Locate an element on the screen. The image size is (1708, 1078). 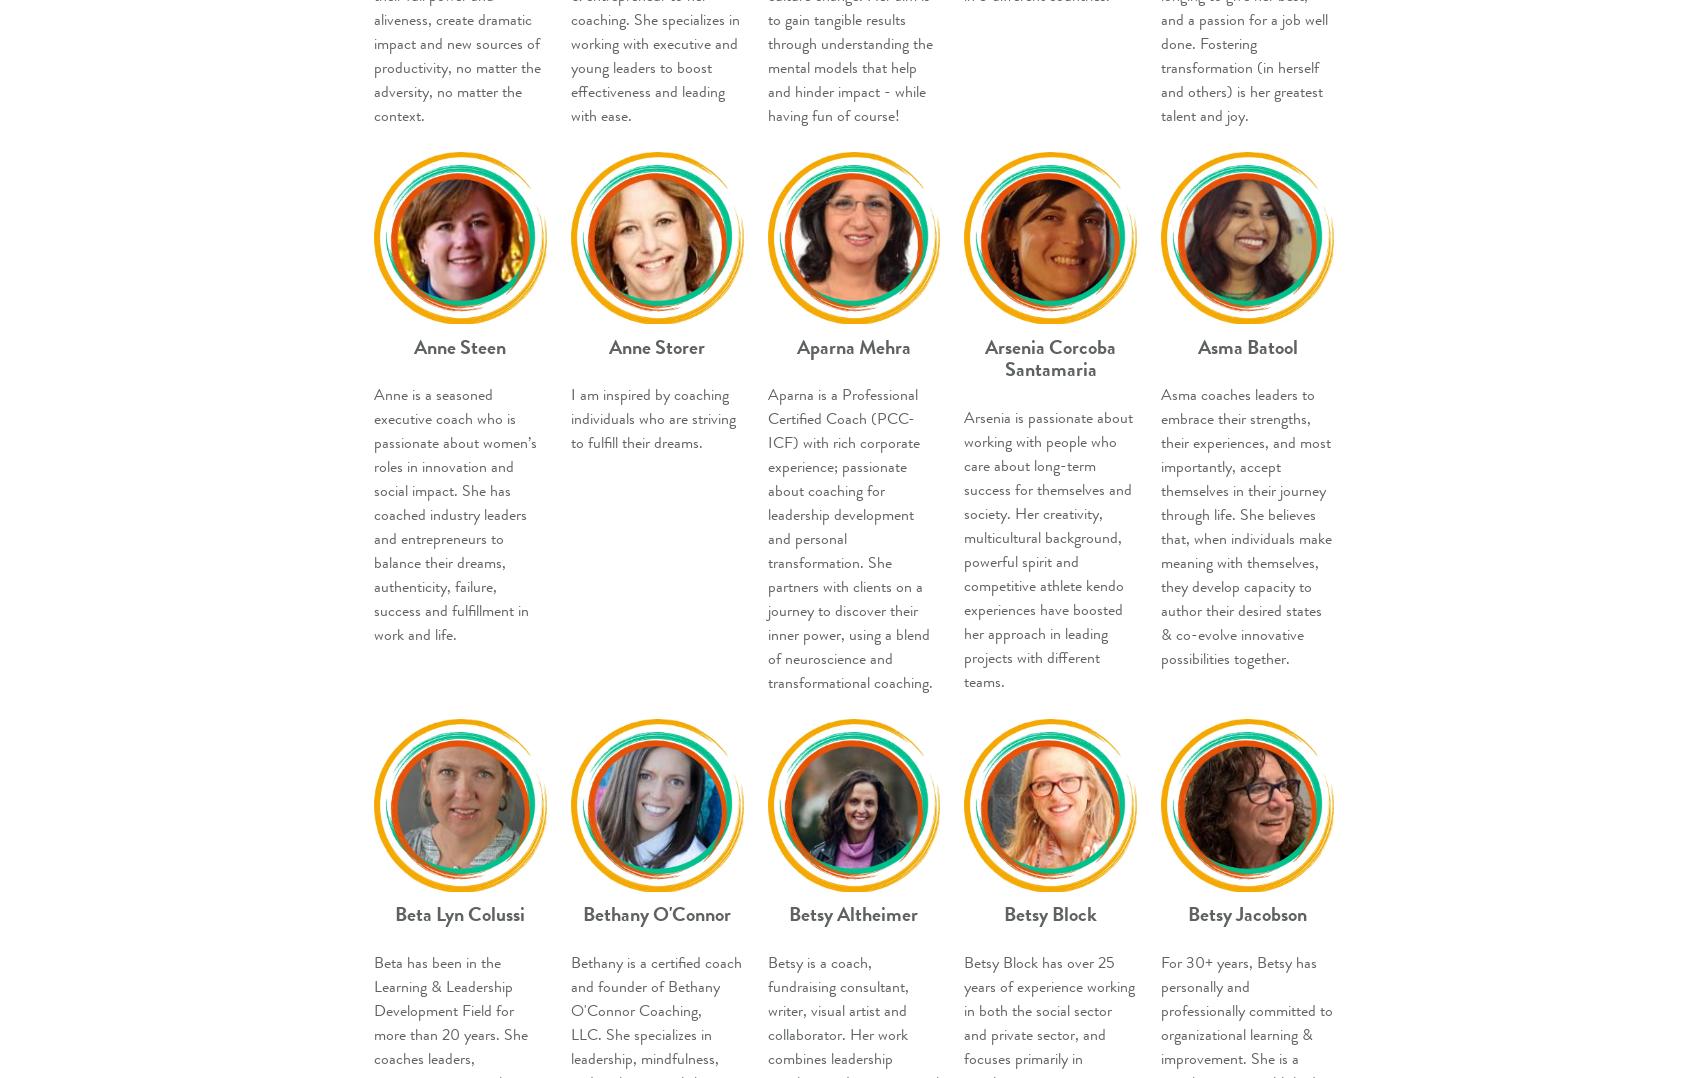
'Arsenia Corcoba Santamaria' is located at coordinates (1050, 358).